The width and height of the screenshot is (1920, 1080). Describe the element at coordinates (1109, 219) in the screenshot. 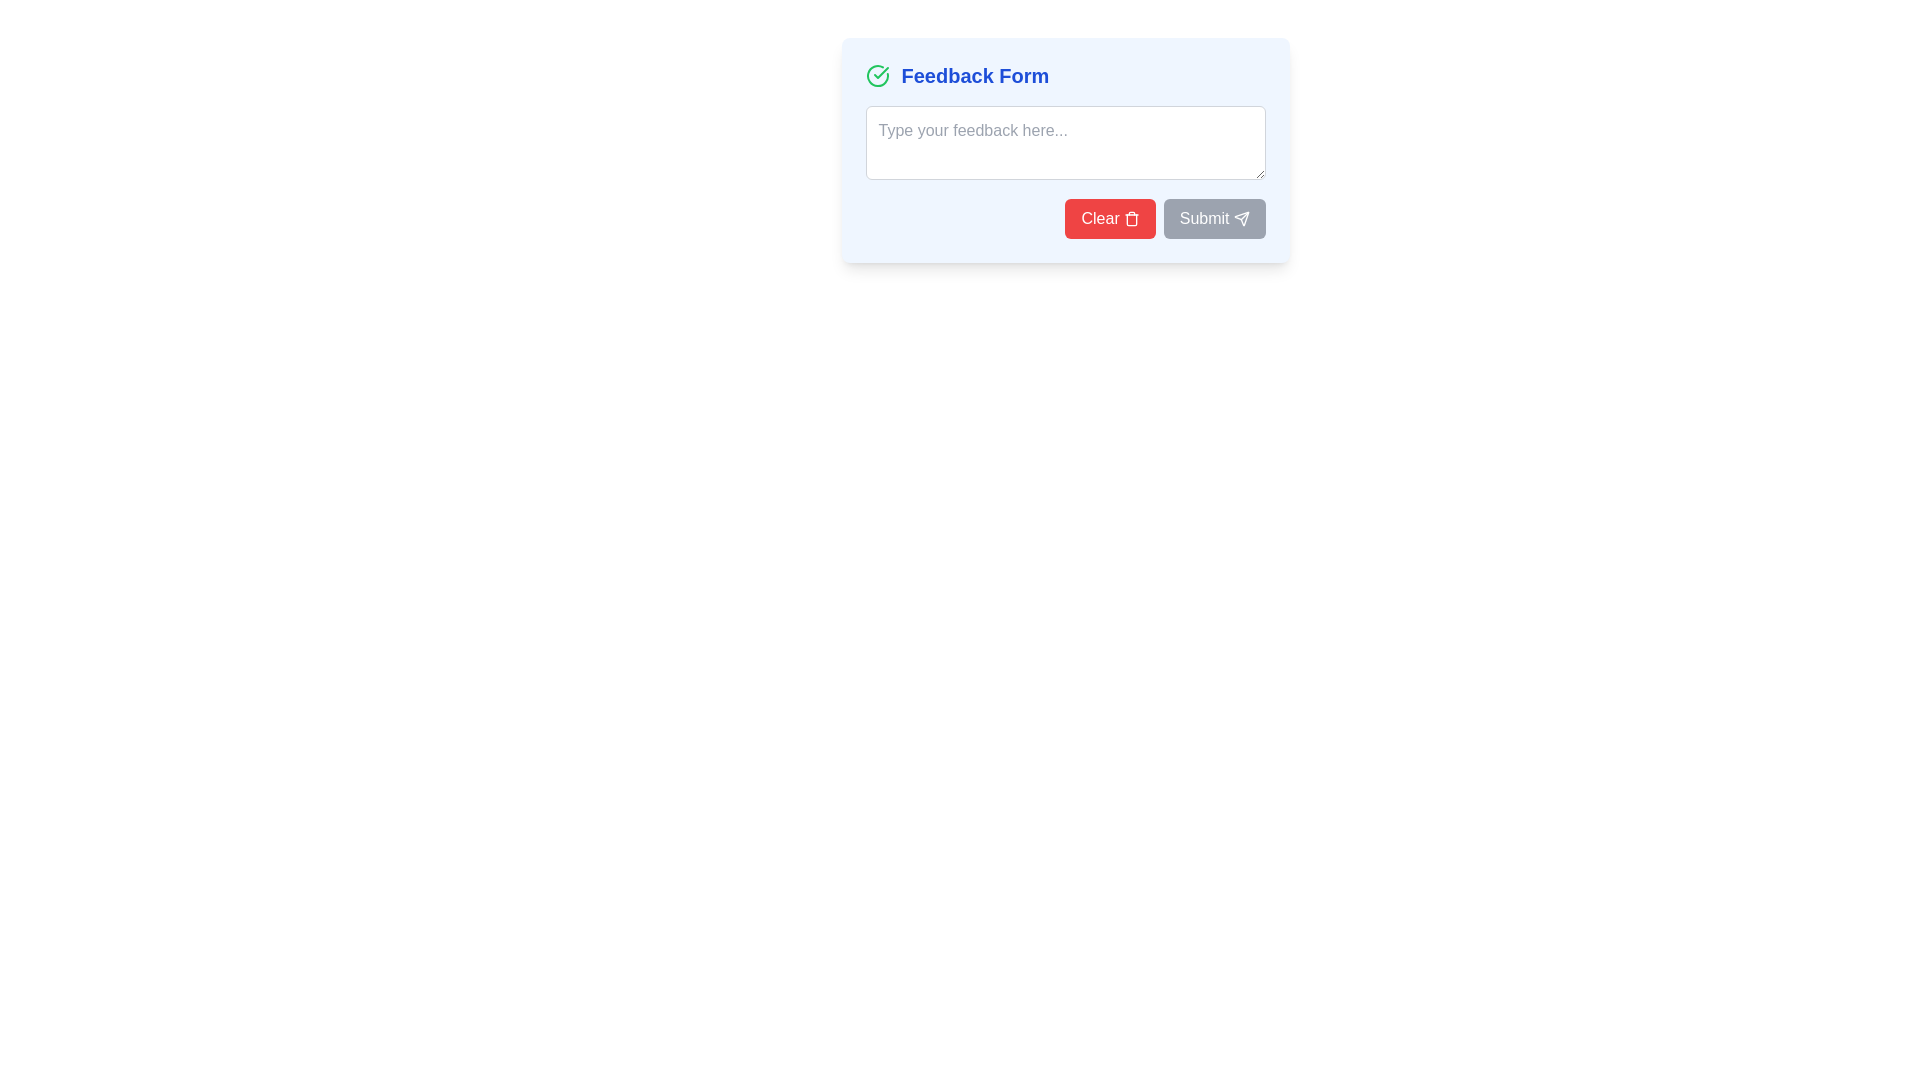

I see `the clear button located in the 'Feedback Form' interface, positioned on the left of the 'Submit' button, to clear any existing input in the feedback text field` at that location.